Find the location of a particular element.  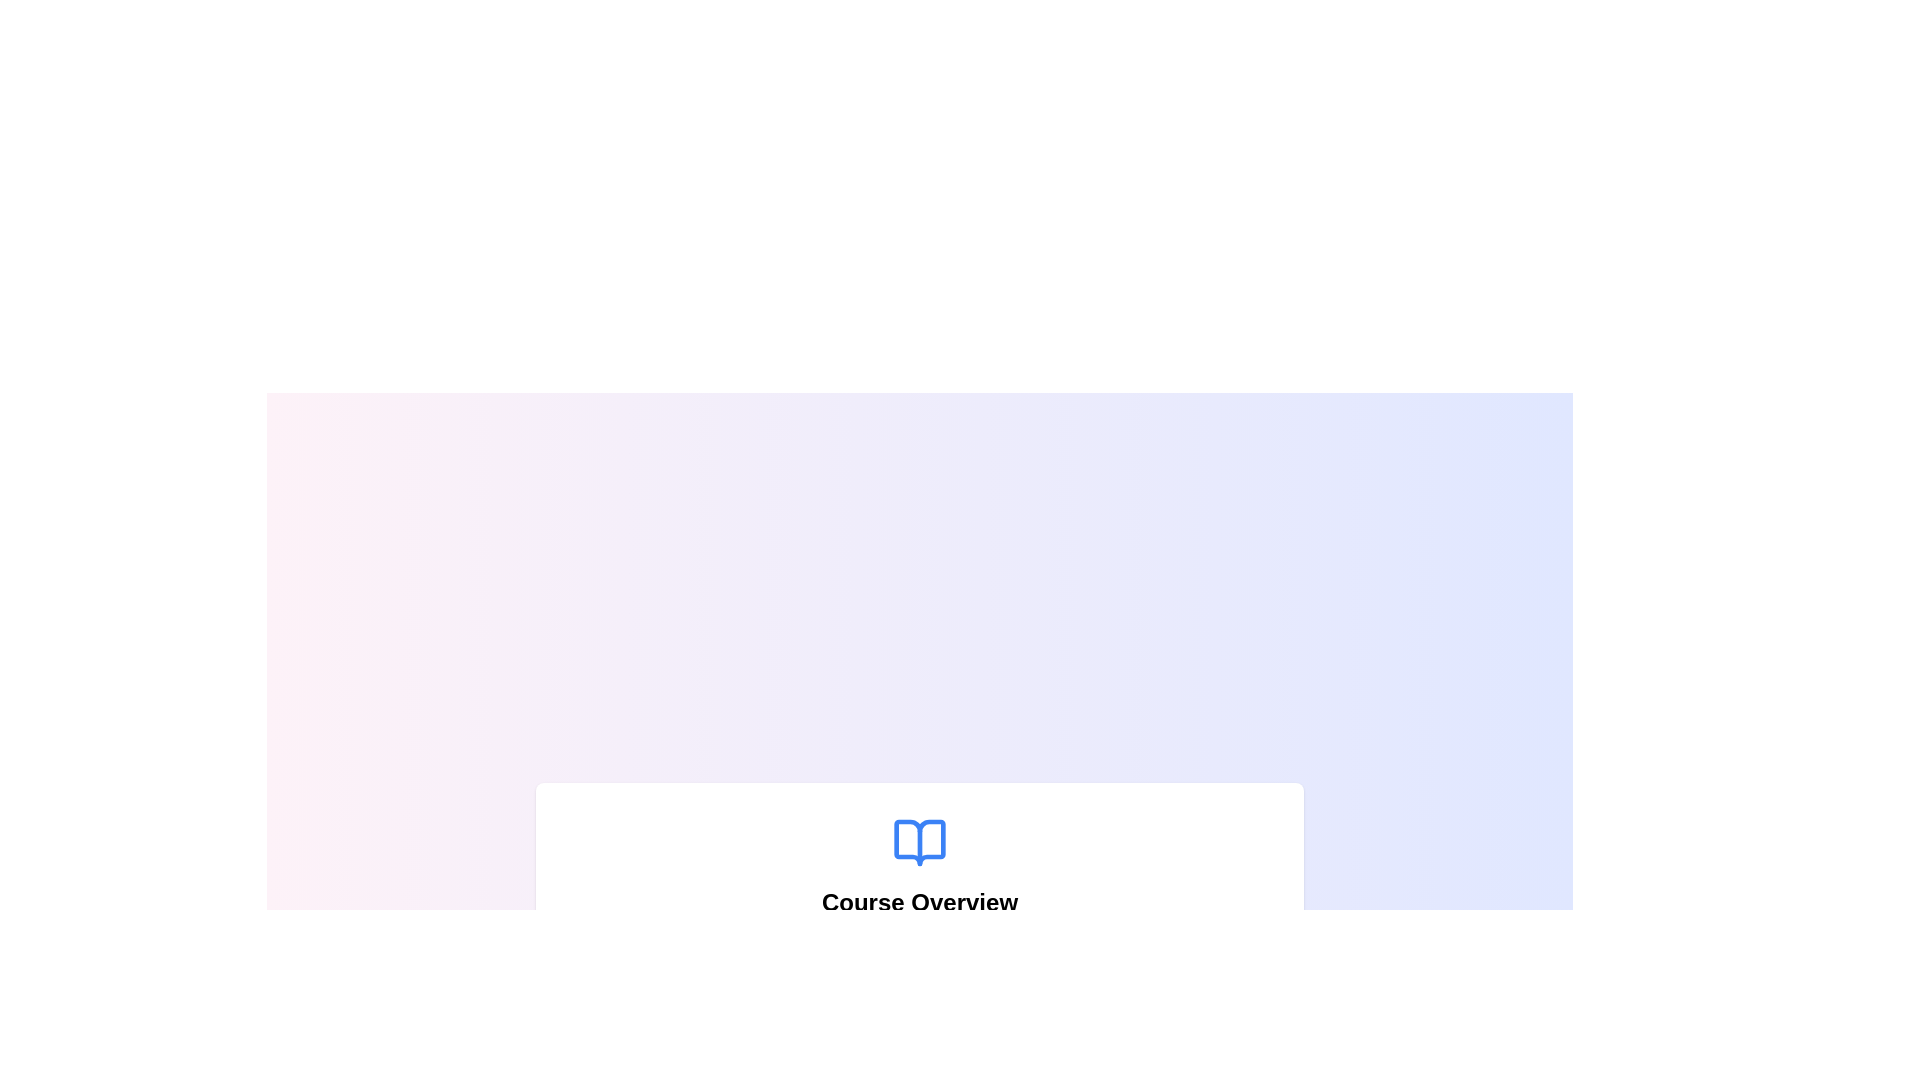

left page outline of the book icon, which is represented in blue and is part of the 'Course Overview' label group is located at coordinates (919, 843).